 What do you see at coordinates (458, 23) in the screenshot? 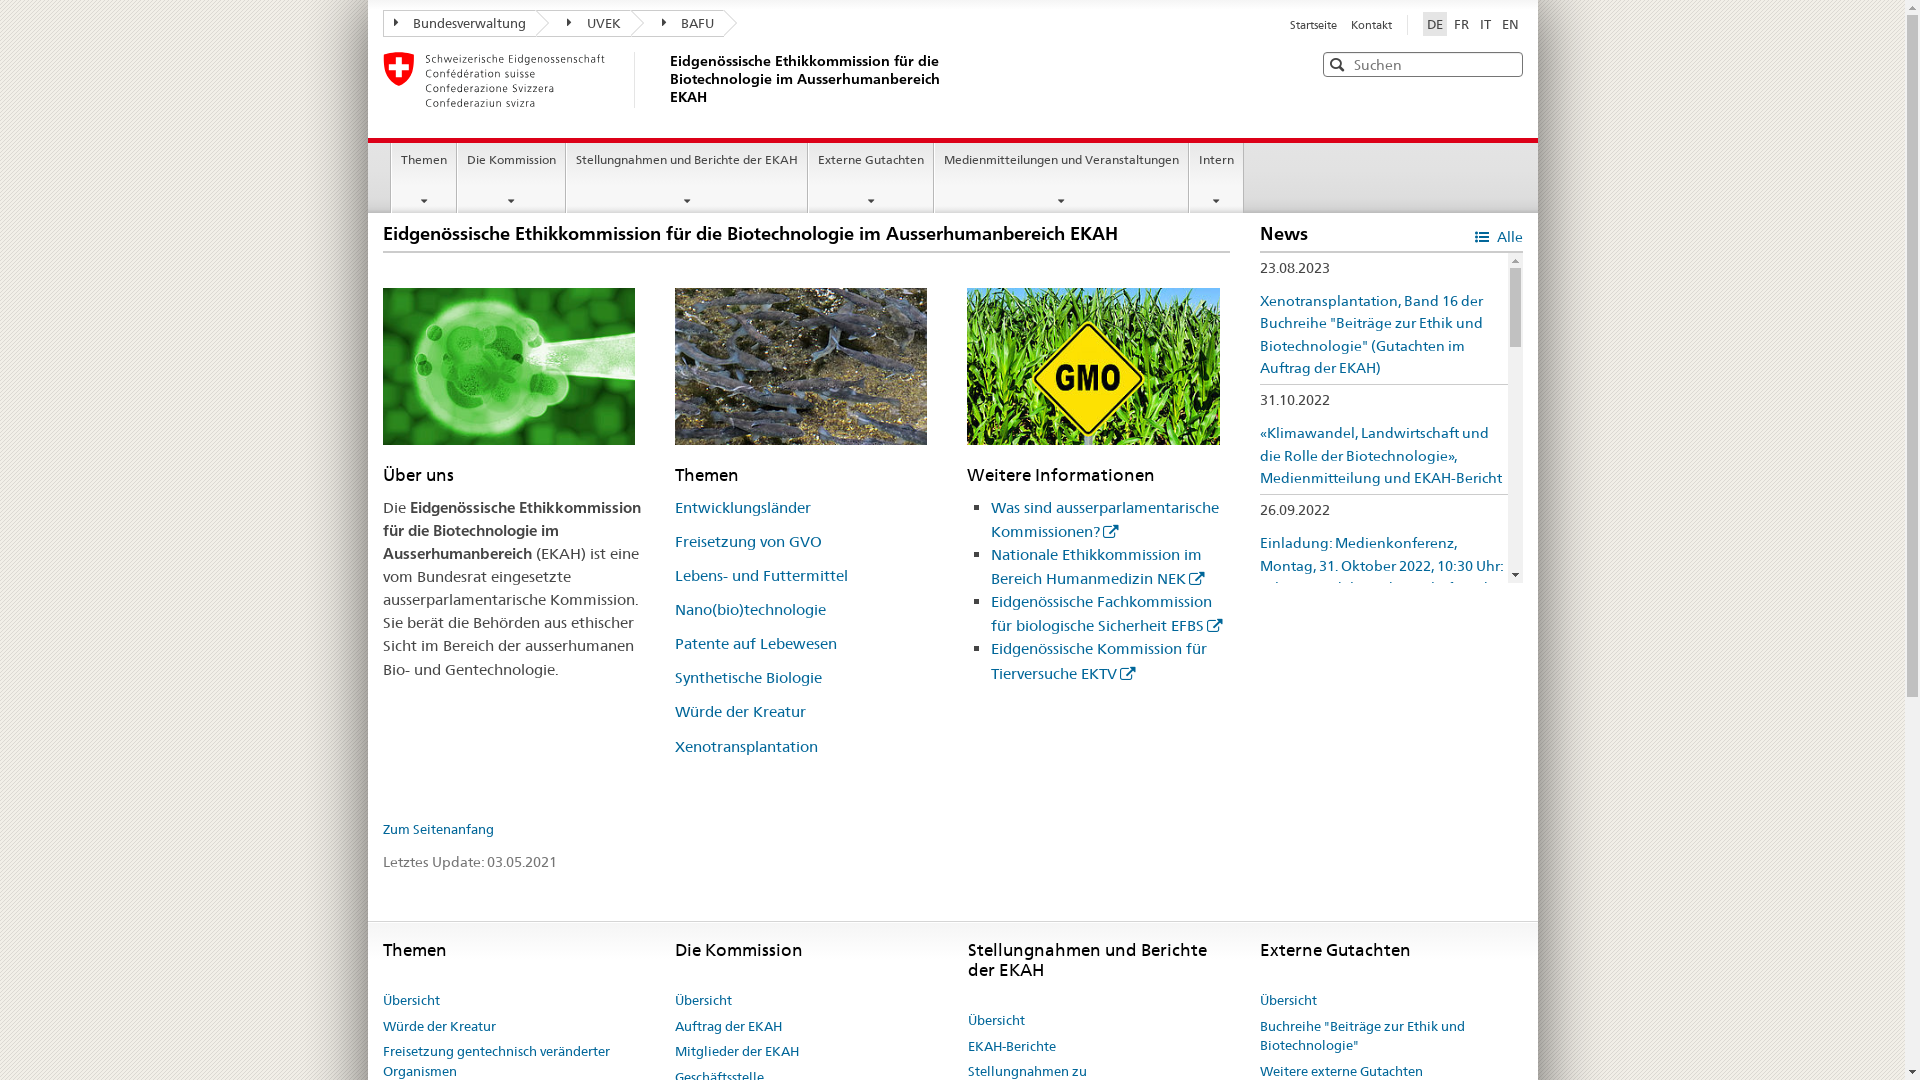
I see `'Bundesverwaltung'` at bounding box center [458, 23].